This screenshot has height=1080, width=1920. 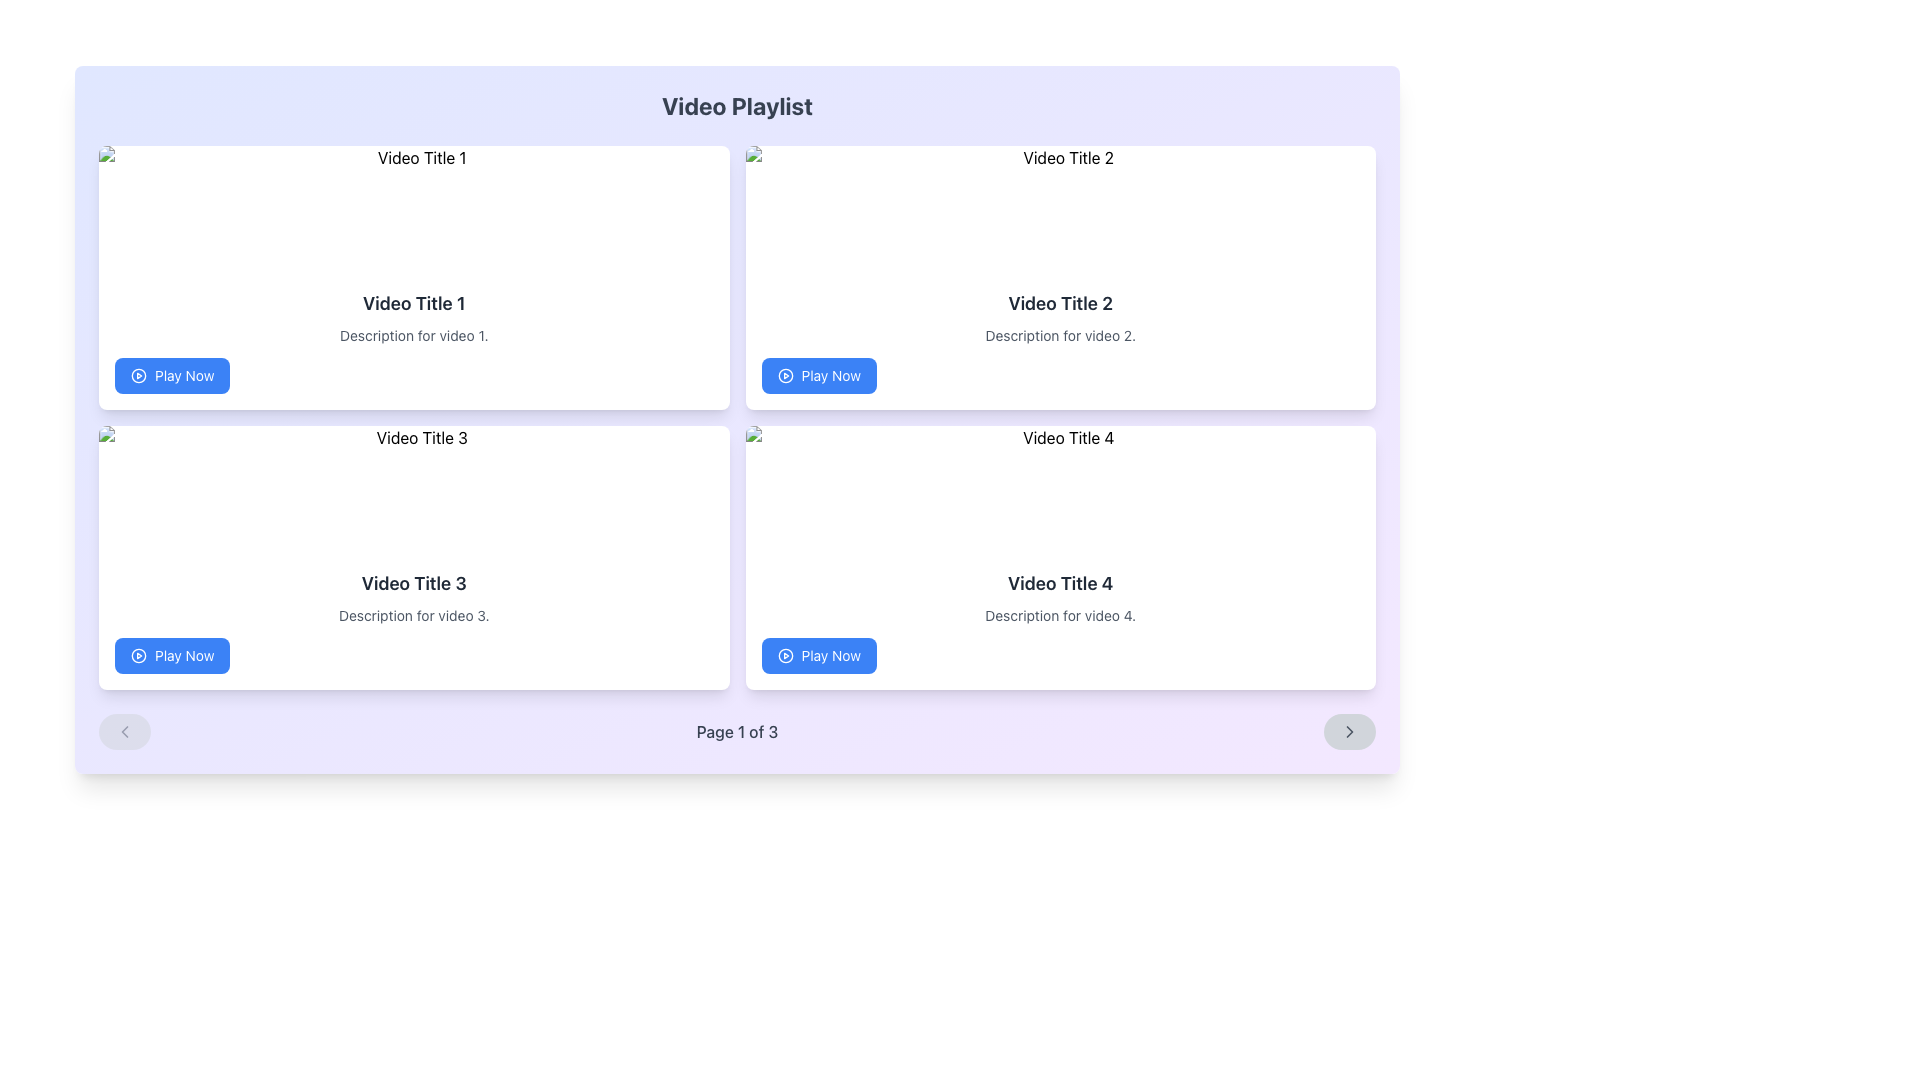 I want to click on the pagination control labeled 'Page 1 of 3' located at the bottom of the layout, which is flanked by left and right chevron buttons, so click(x=736, y=732).